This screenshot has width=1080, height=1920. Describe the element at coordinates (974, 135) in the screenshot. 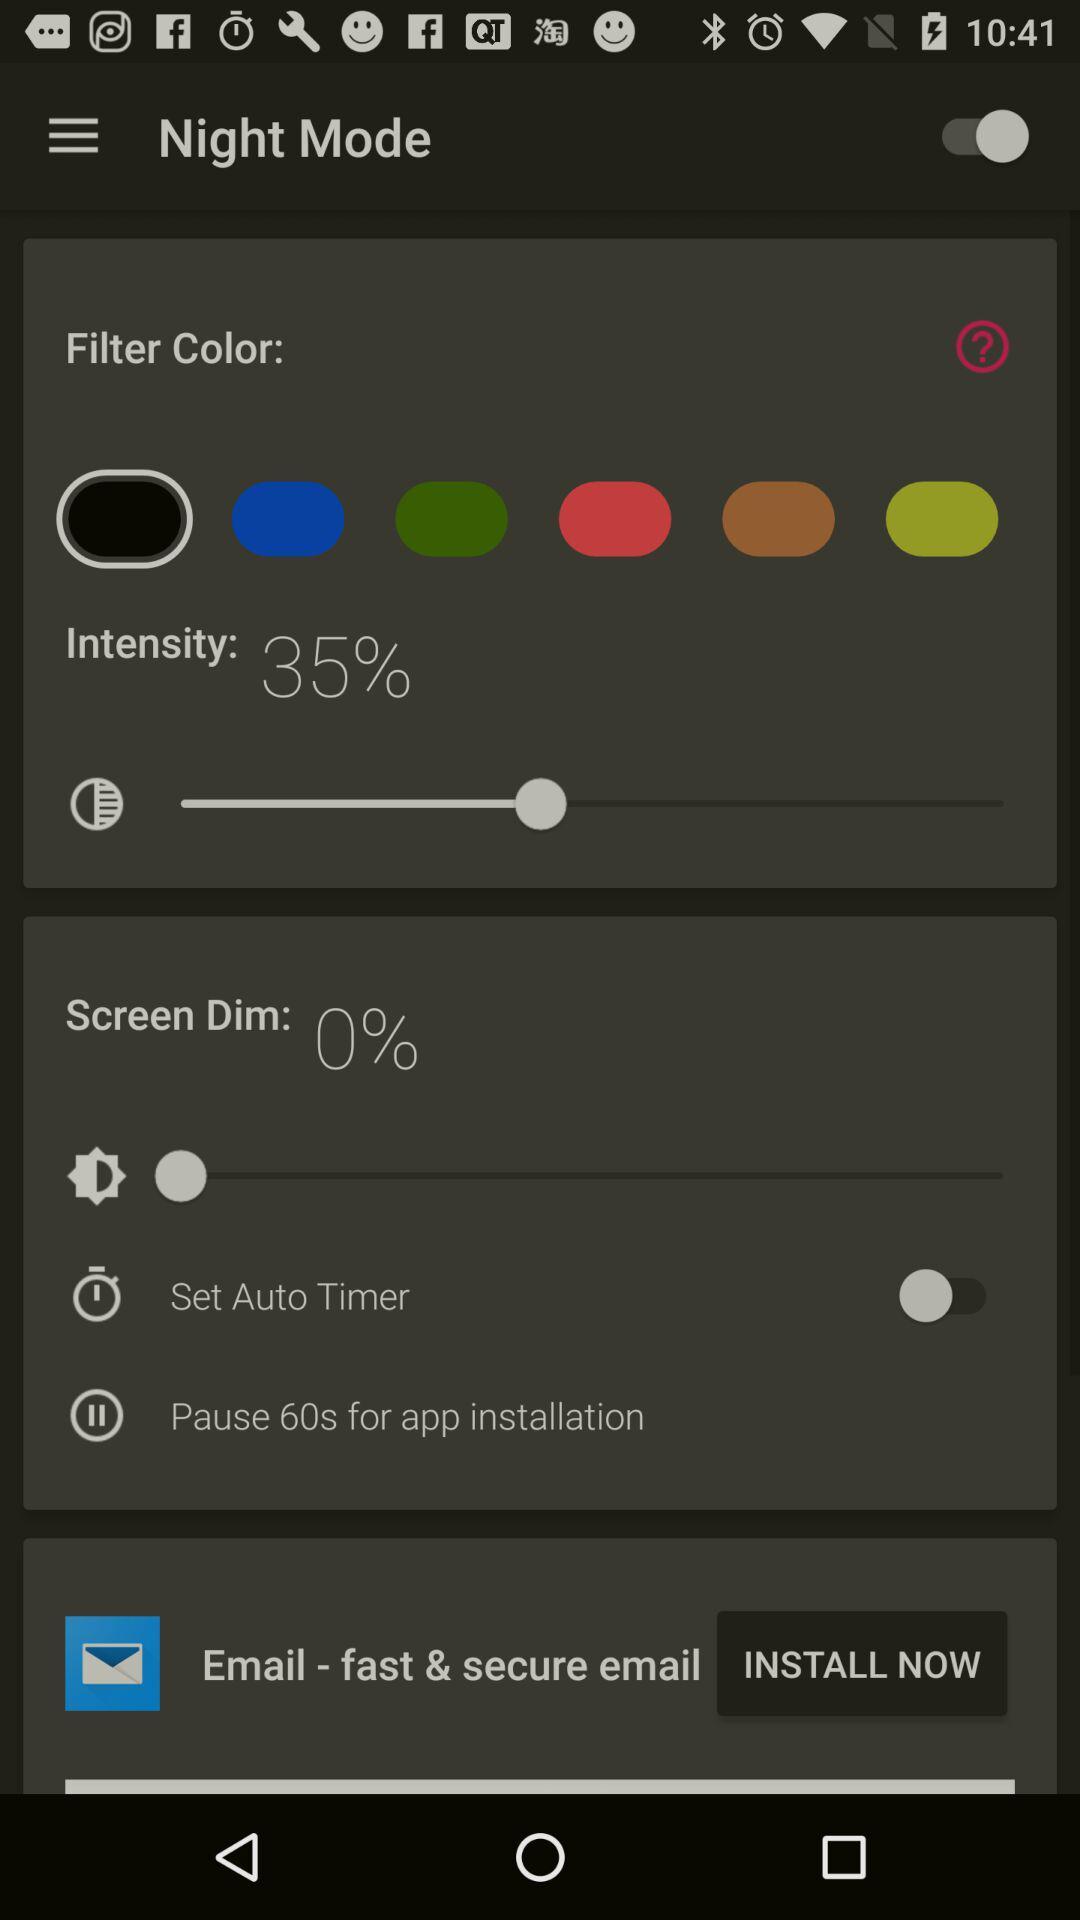

I see `activate night mode` at that location.